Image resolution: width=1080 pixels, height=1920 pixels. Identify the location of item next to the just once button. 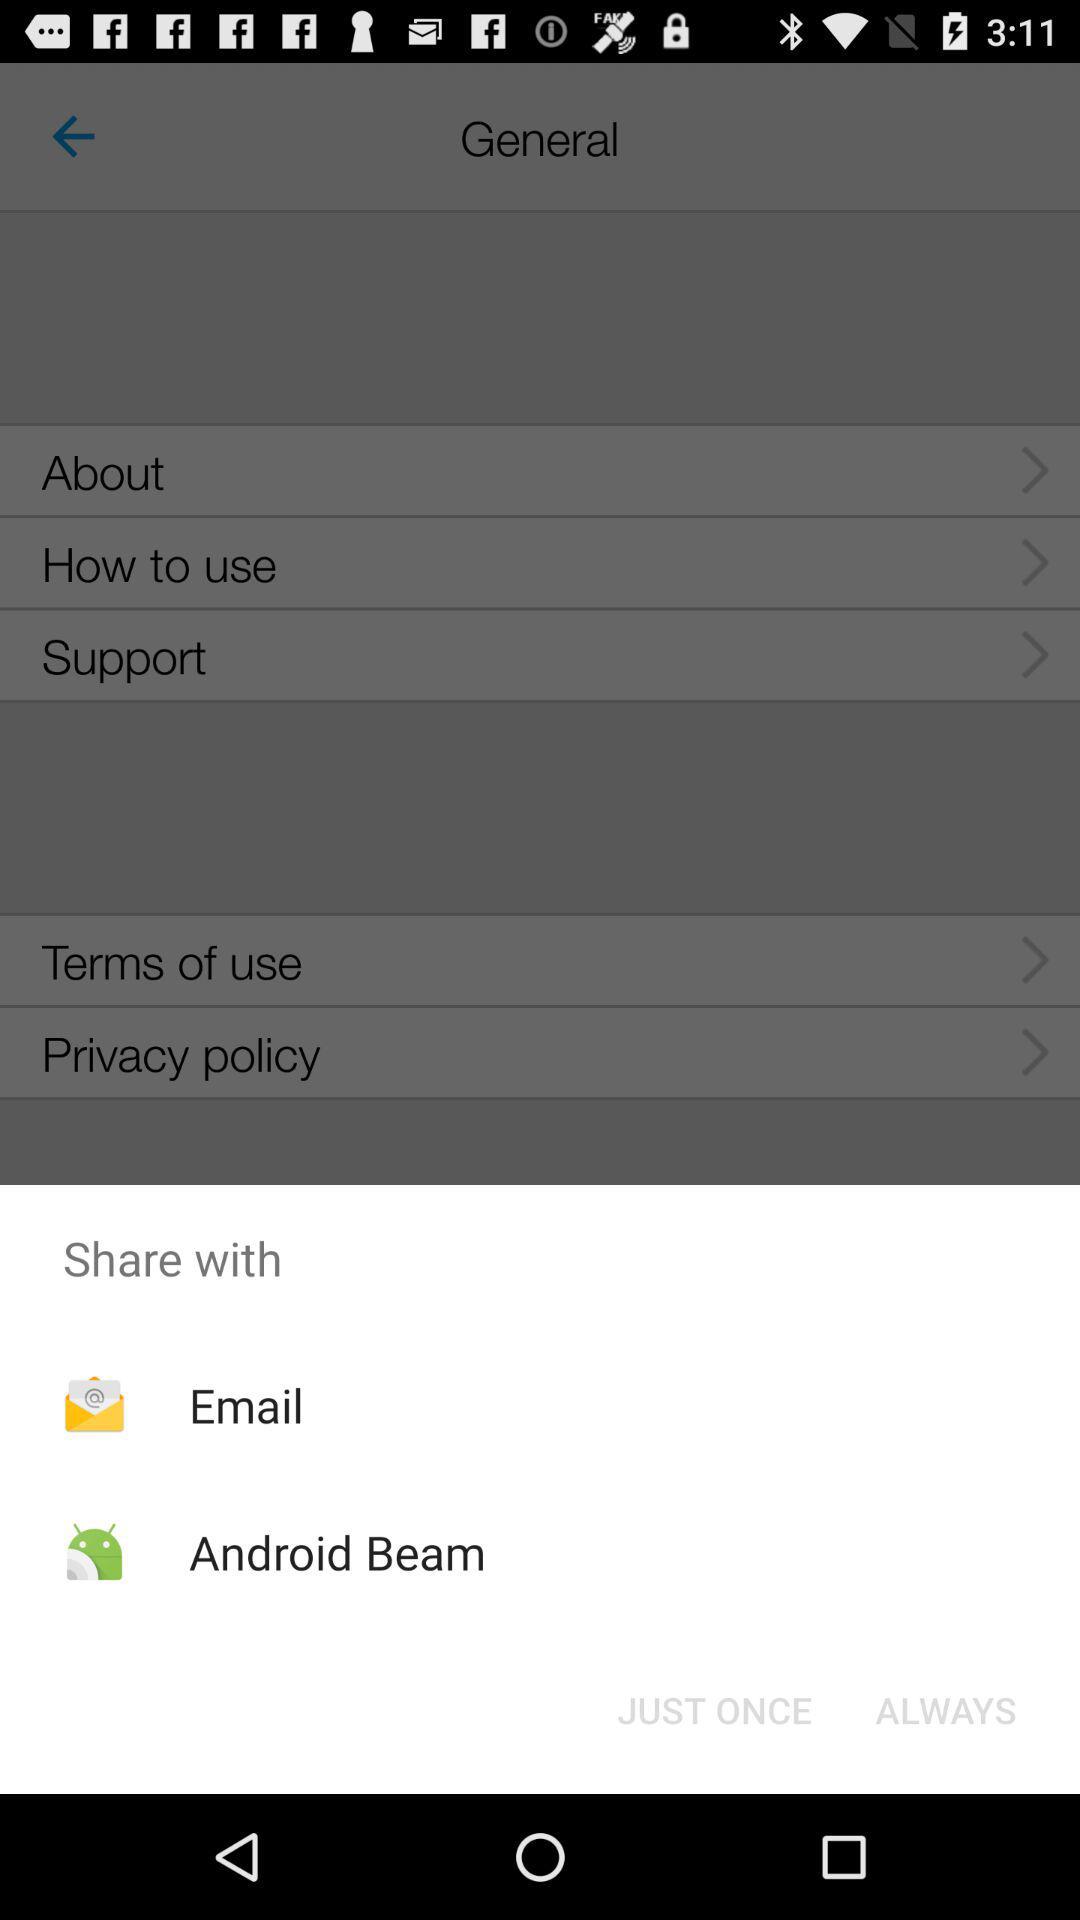
(945, 1708).